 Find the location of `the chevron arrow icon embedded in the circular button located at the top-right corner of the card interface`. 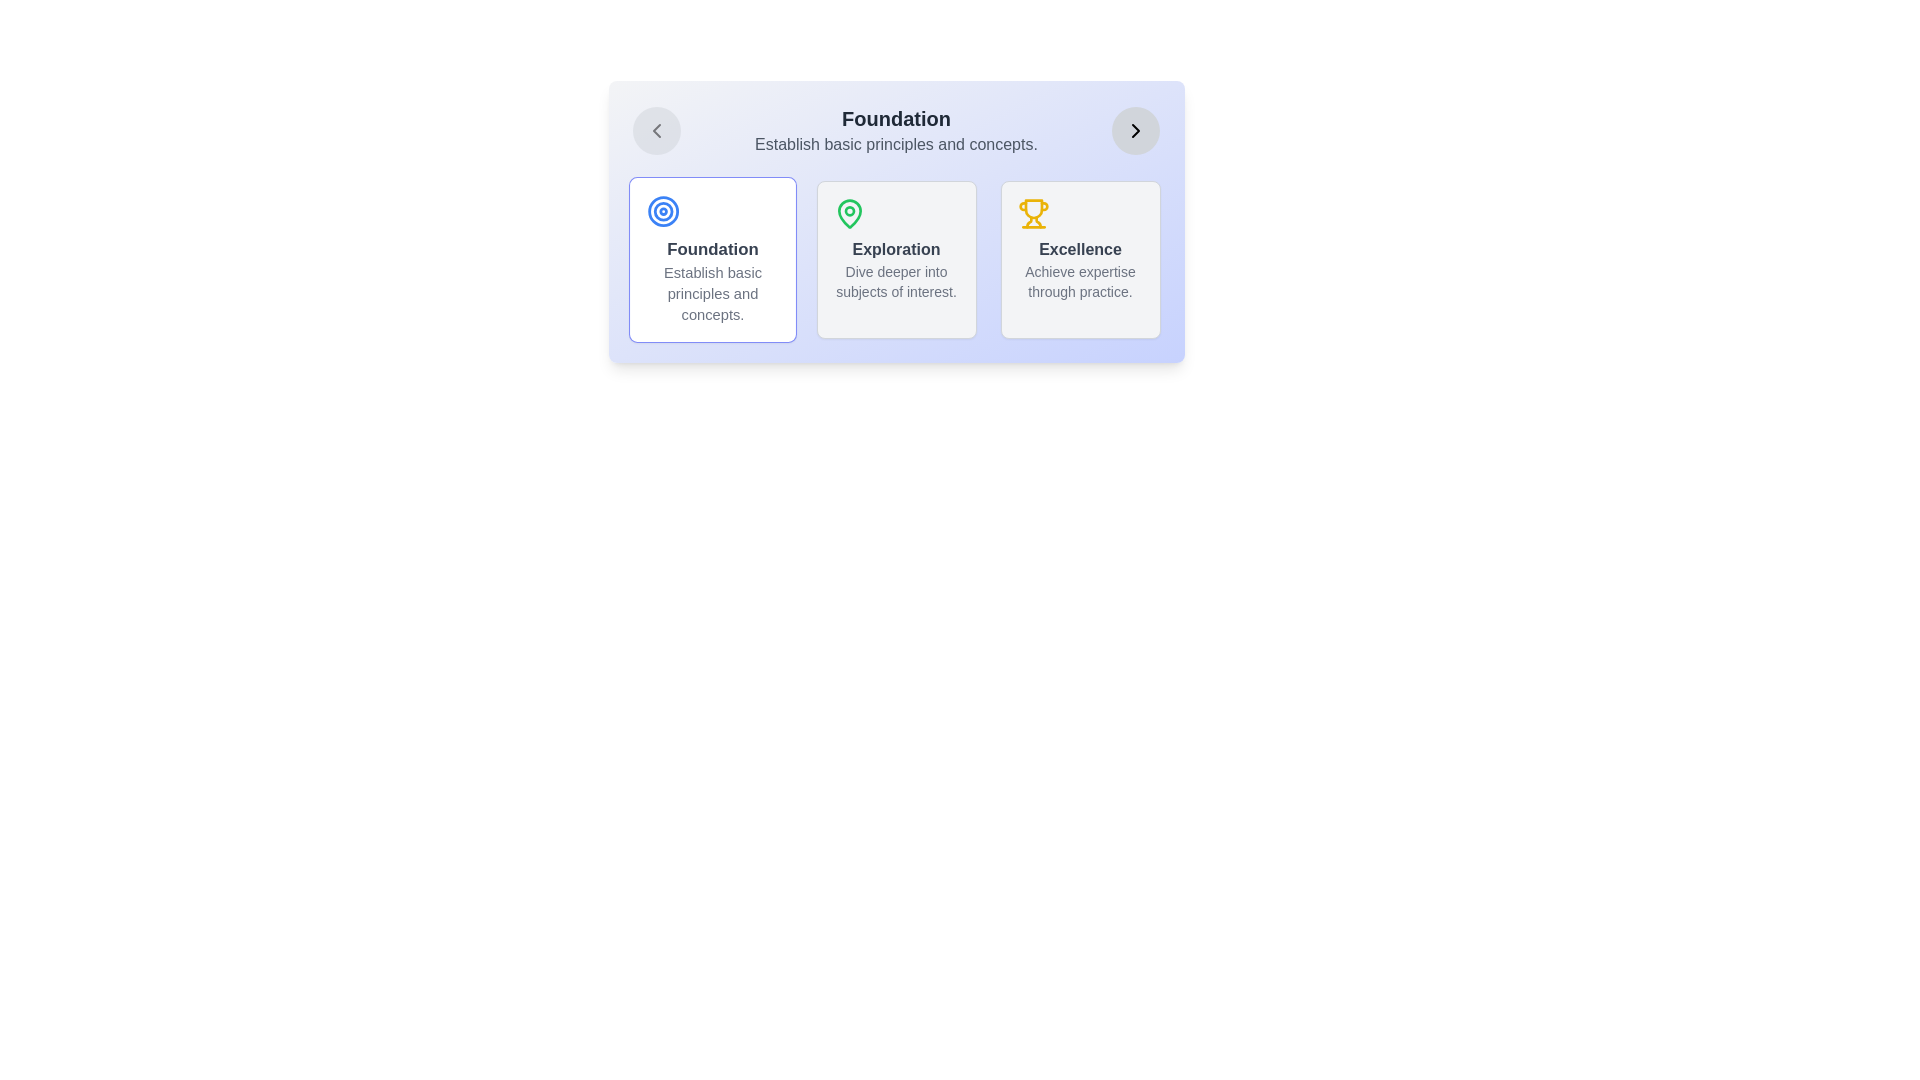

the chevron arrow icon embedded in the circular button located at the top-right corner of the card interface is located at coordinates (1136, 131).